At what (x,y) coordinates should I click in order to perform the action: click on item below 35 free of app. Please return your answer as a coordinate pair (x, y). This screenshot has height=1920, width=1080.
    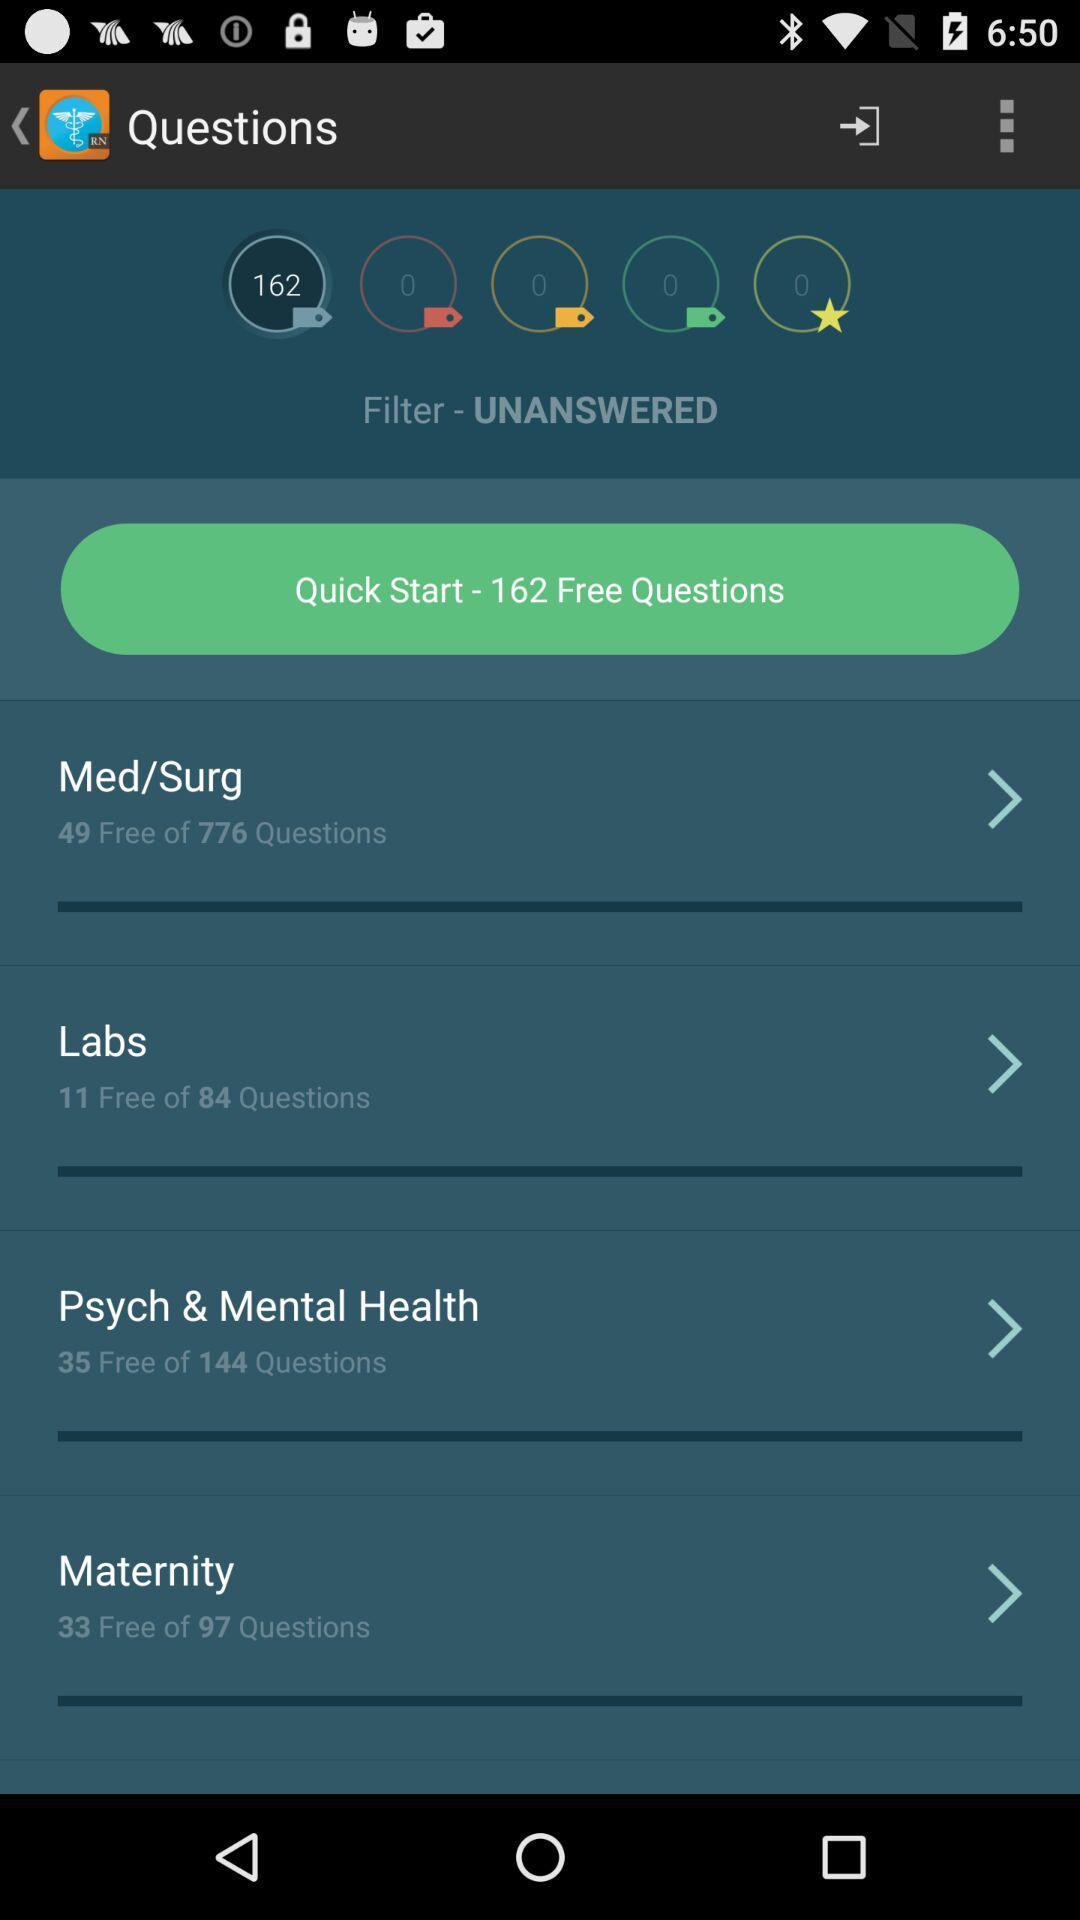
    Looking at the image, I should click on (145, 1568).